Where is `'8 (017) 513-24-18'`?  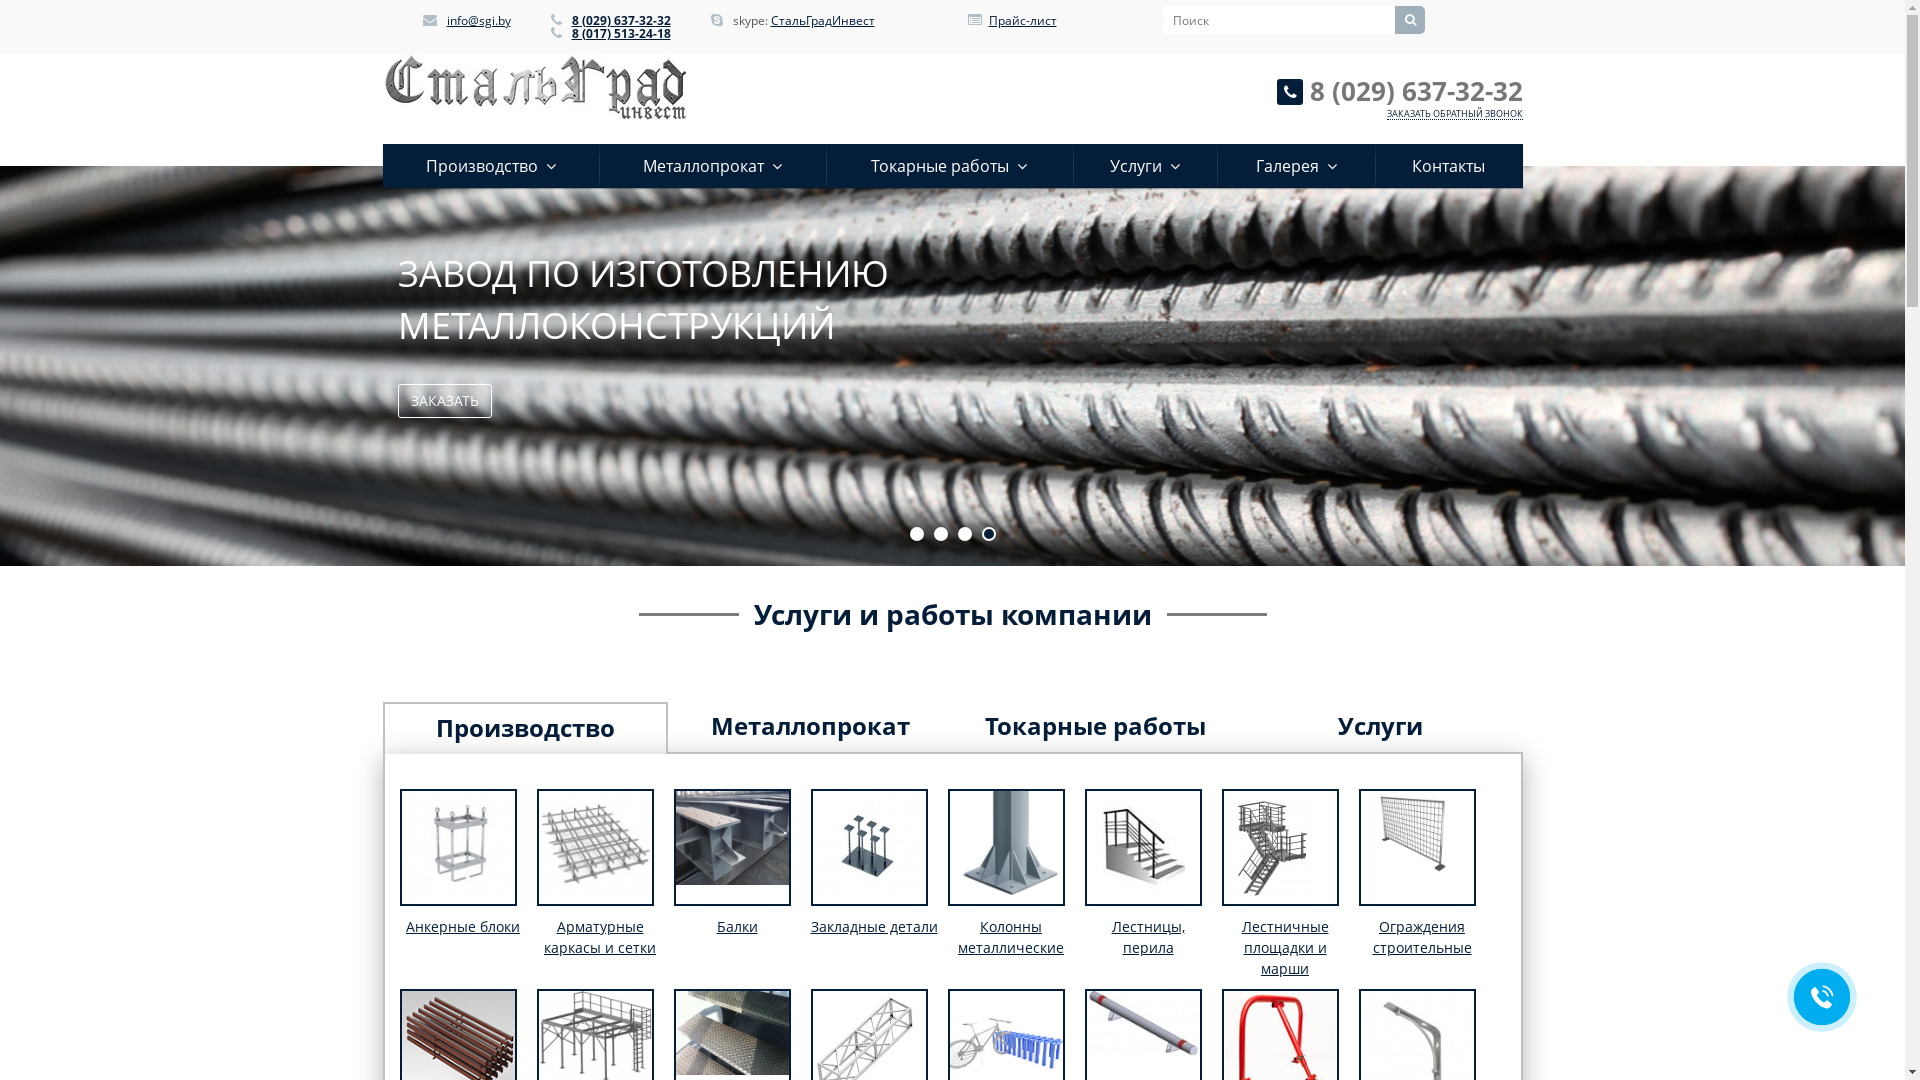
'8 (017) 513-24-18' is located at coordinates (620, 33).